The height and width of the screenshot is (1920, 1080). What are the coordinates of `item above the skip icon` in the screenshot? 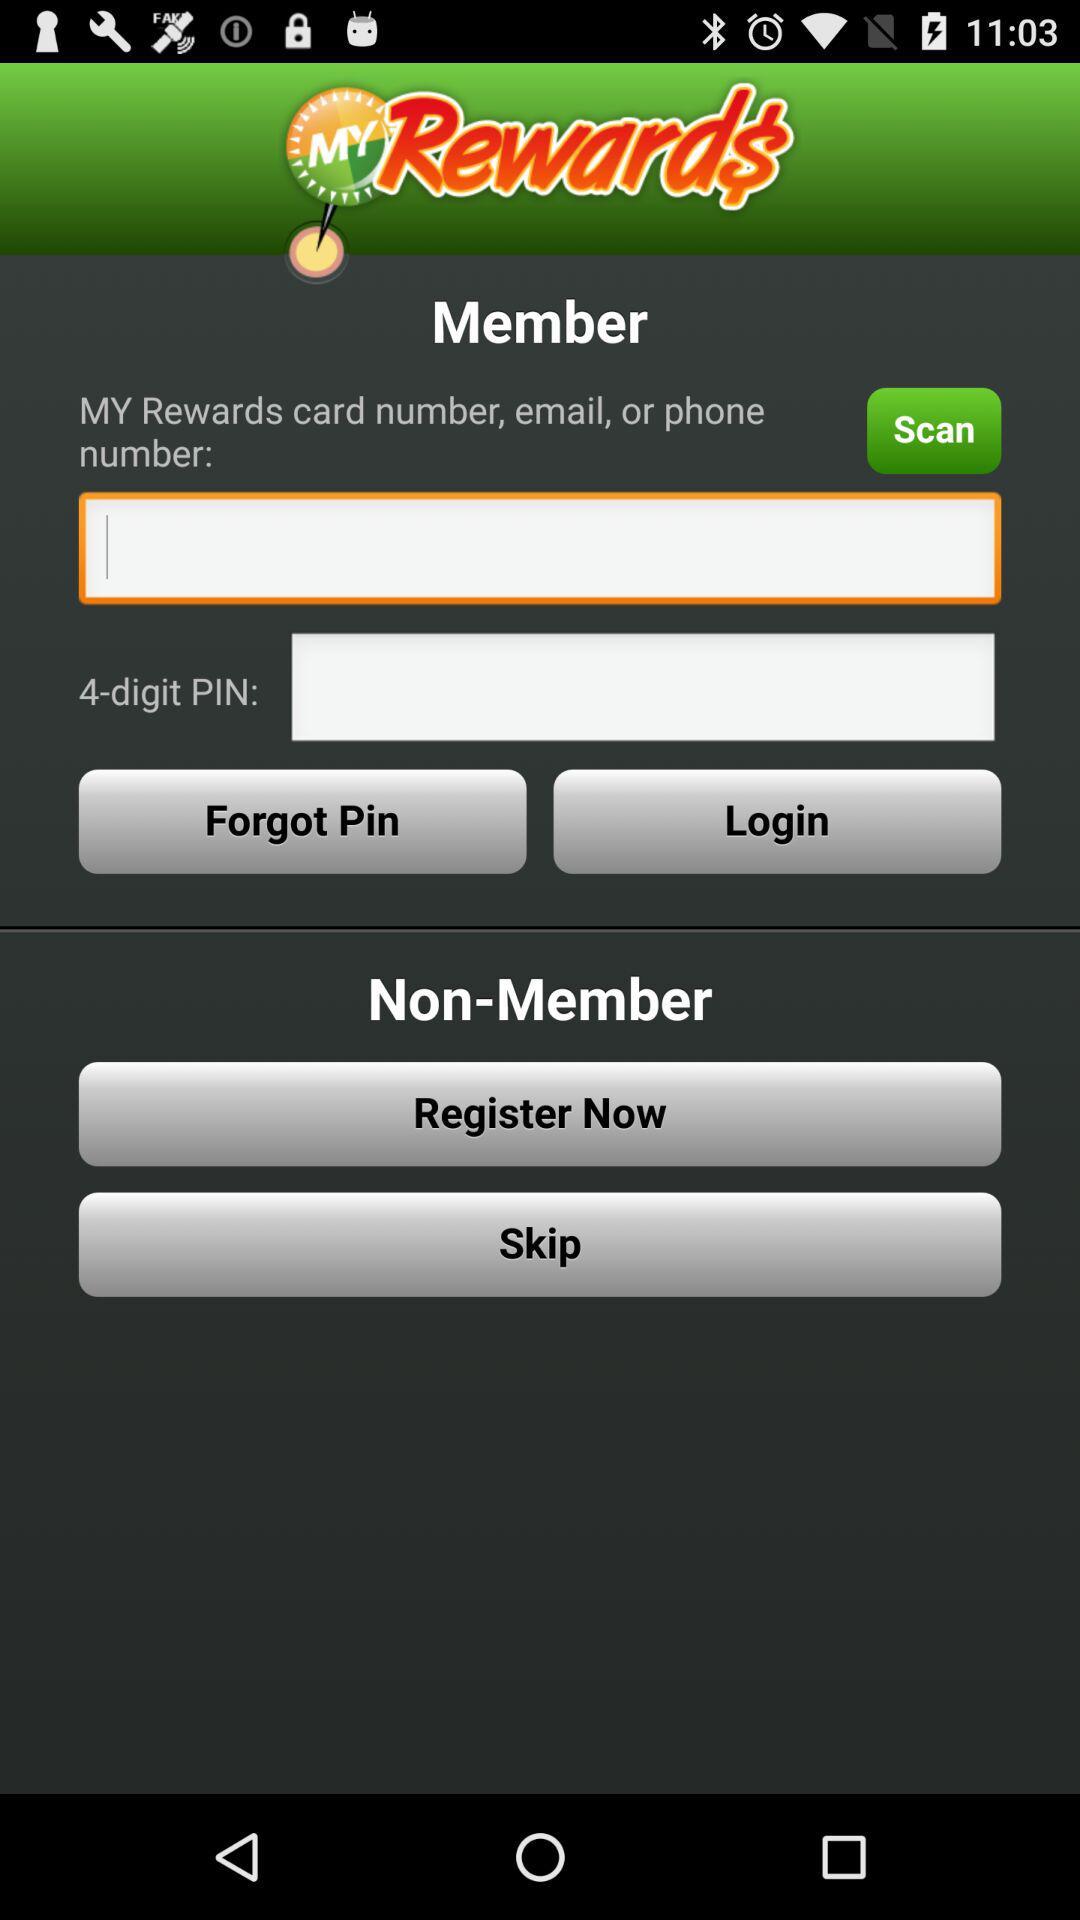 It's located at (540, 1113).